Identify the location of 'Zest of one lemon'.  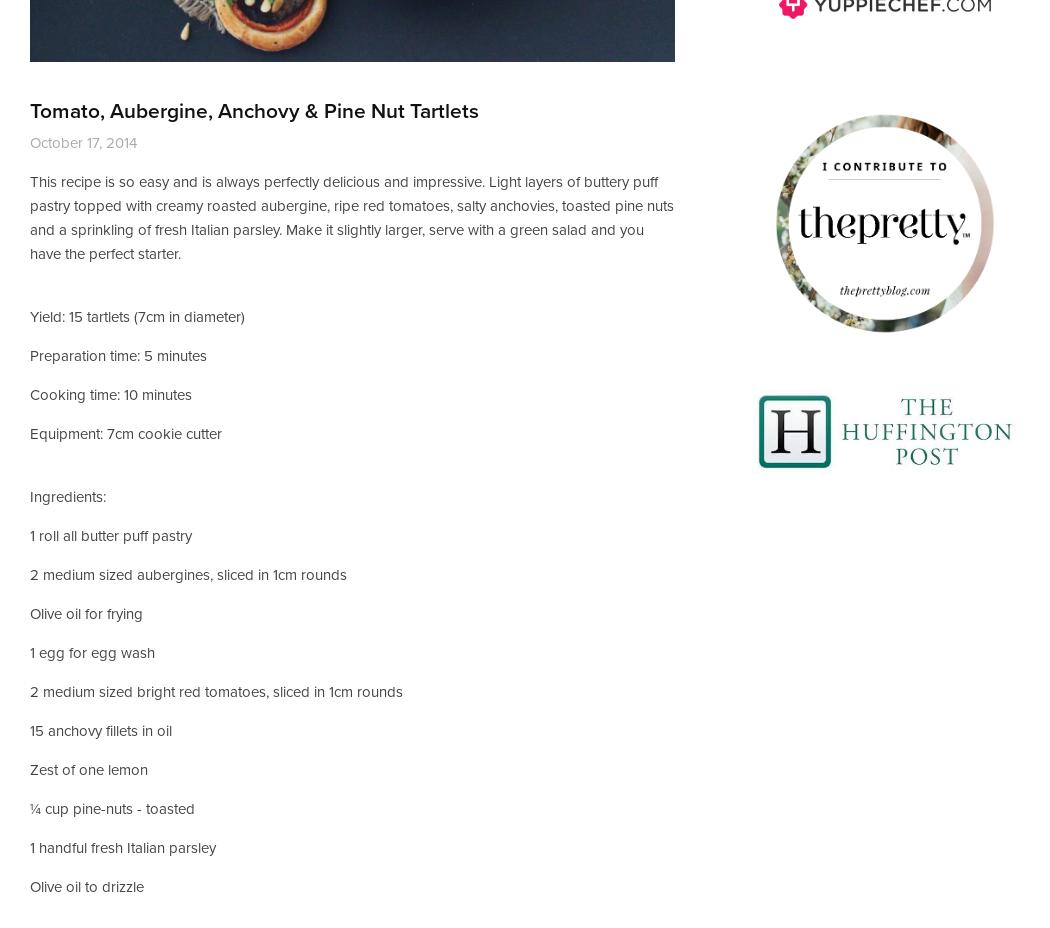
(89, 768).